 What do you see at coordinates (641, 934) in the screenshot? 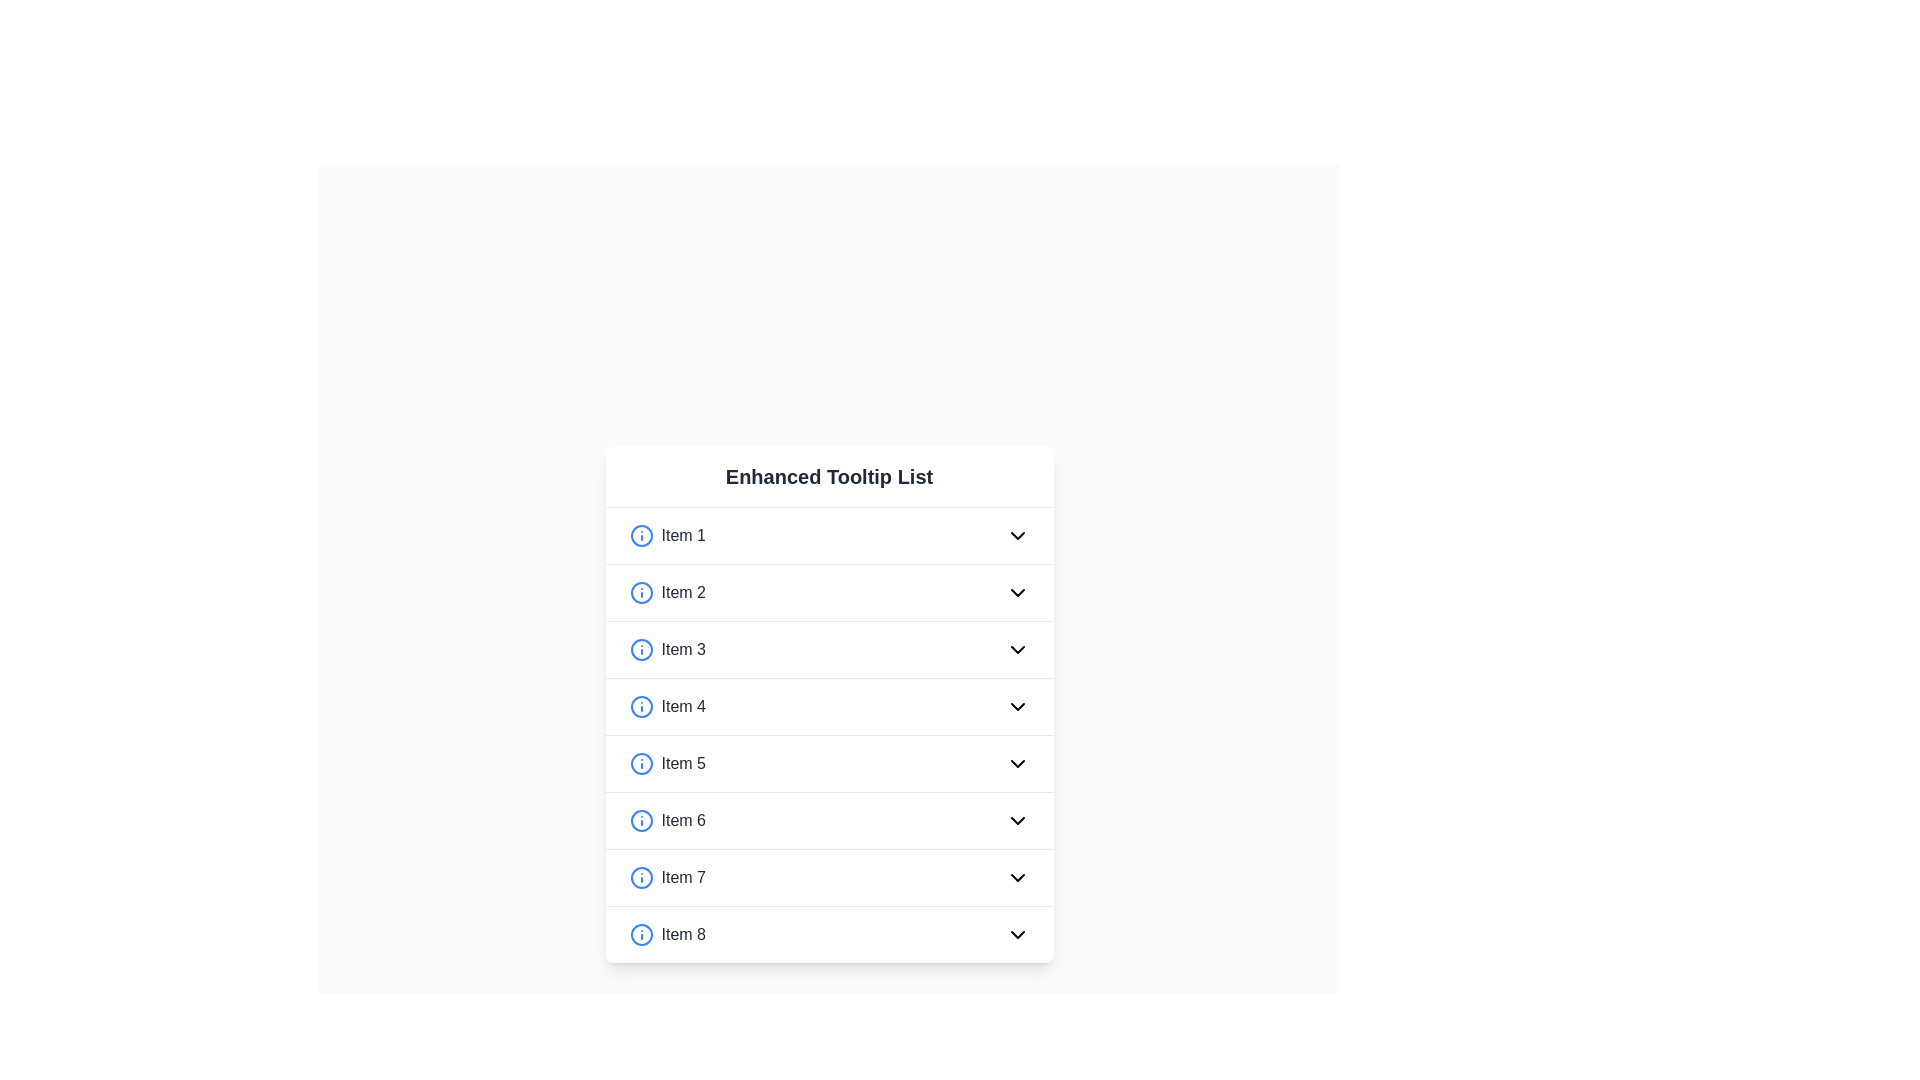
I see `the information icon located to the left of the text 'Item 8' in the 'Enhanced Tooltip List'` at bounding box center [641, 934].